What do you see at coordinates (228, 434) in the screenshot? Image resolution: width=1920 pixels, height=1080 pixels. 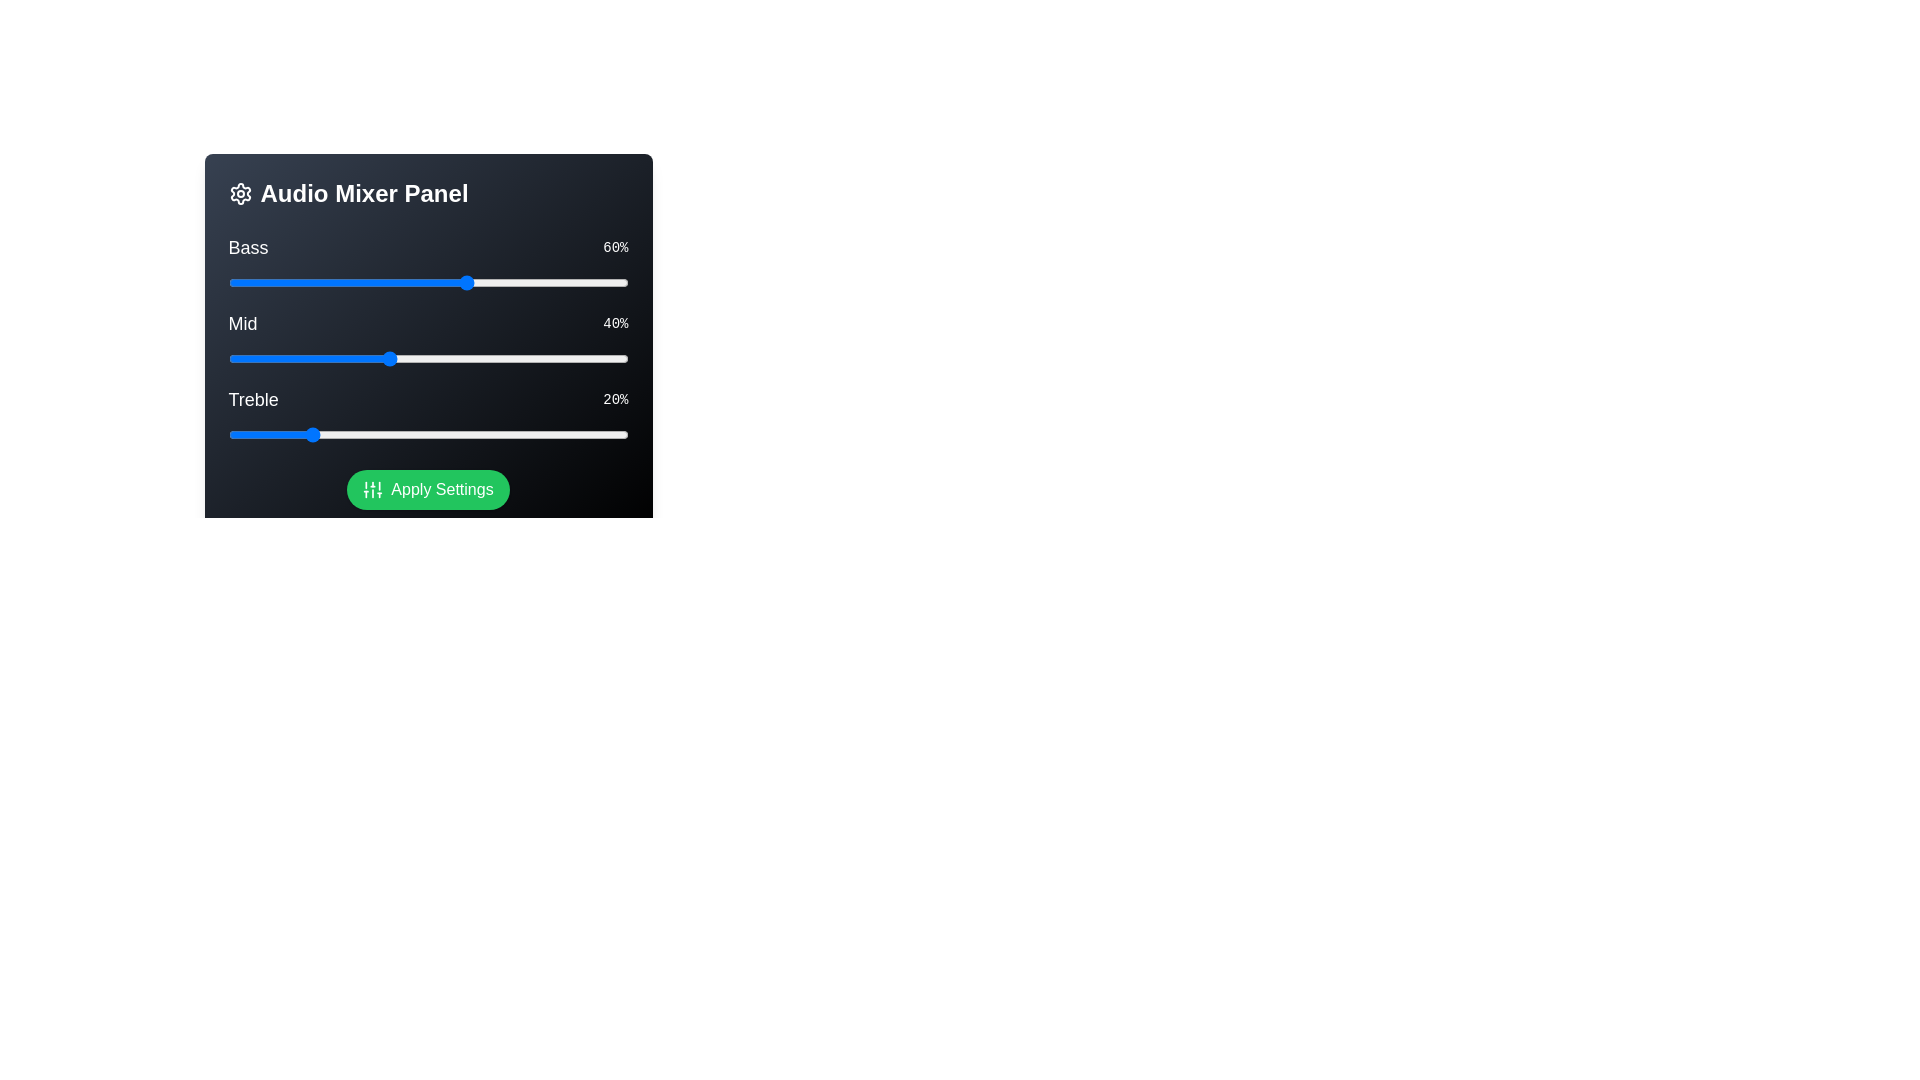 I see `the Treble slider to 0%` at bounding box center [228, 434].